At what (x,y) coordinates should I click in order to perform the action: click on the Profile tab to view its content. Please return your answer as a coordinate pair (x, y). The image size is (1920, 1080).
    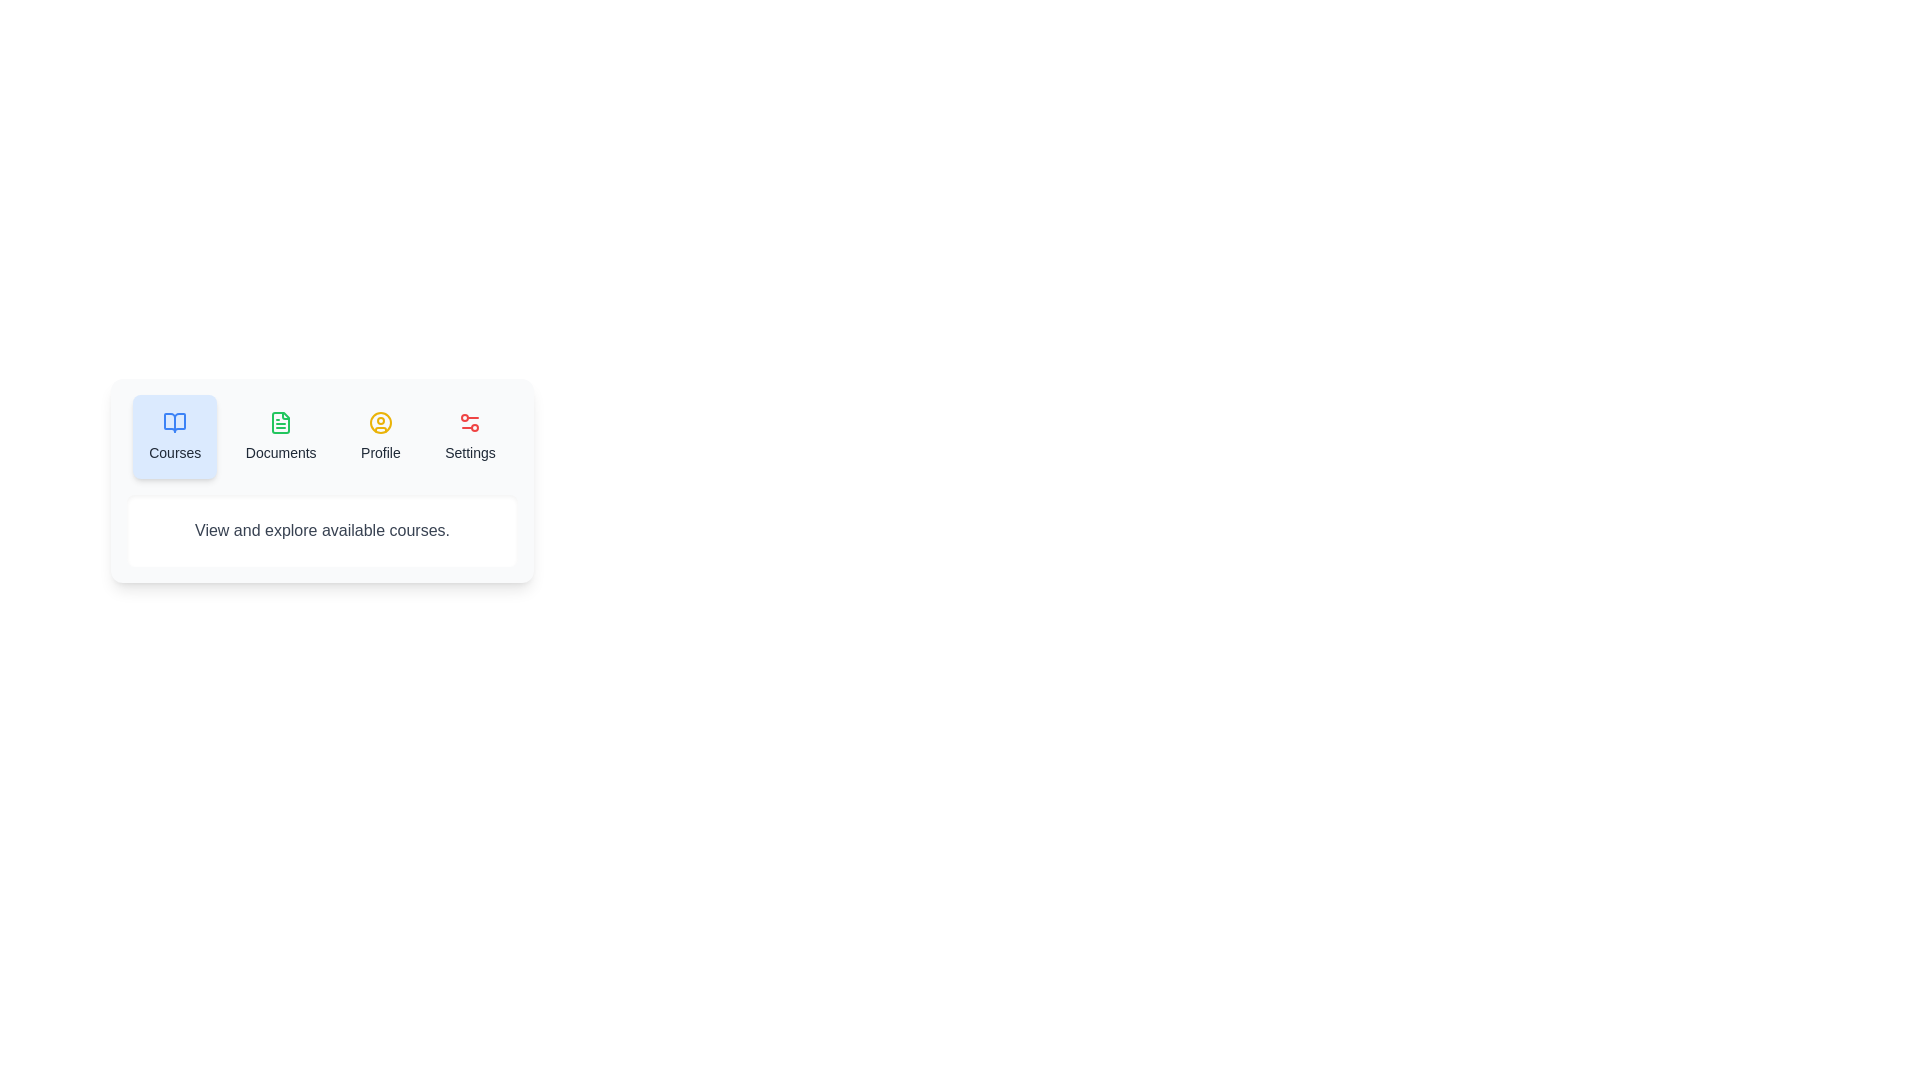
    Looking at the image, I should click on (379, 435).